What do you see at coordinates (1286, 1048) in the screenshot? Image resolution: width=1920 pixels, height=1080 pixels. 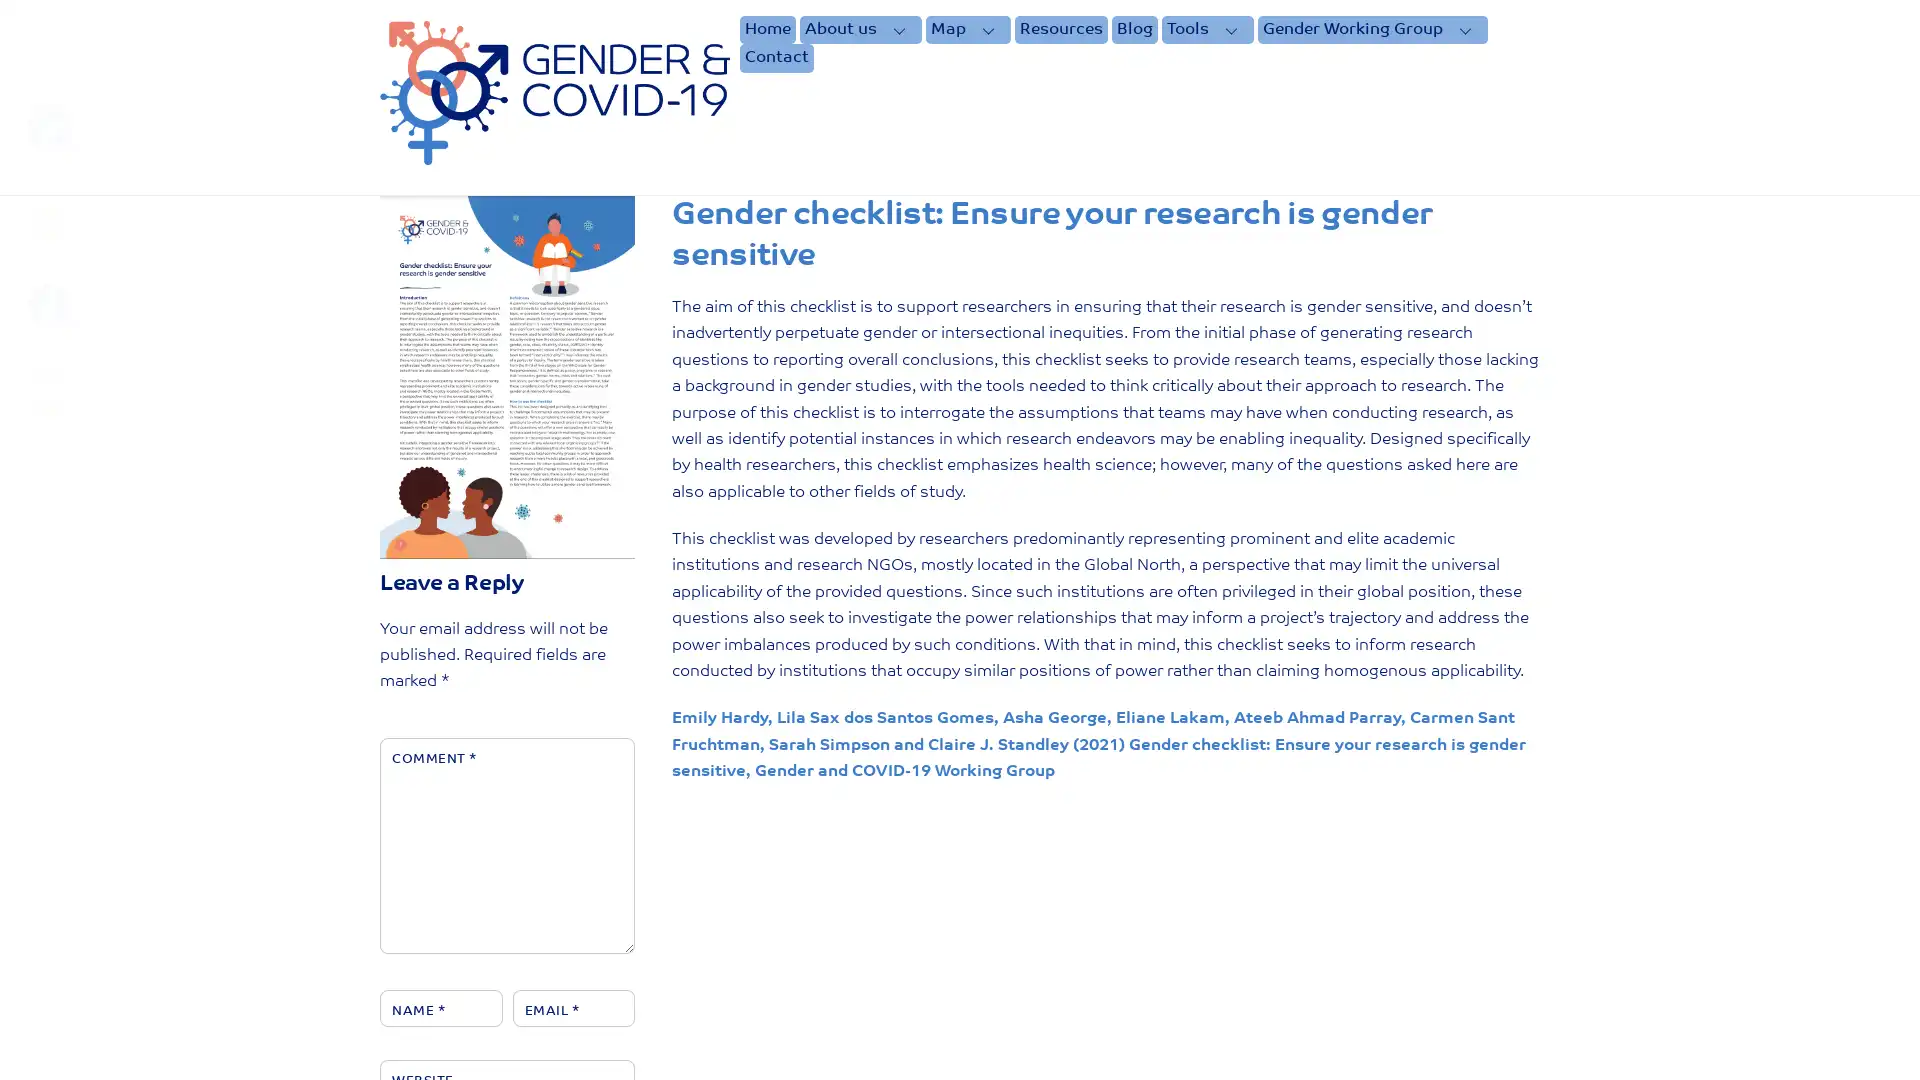 I see `Accept` at bounding box center [1286, 1048].